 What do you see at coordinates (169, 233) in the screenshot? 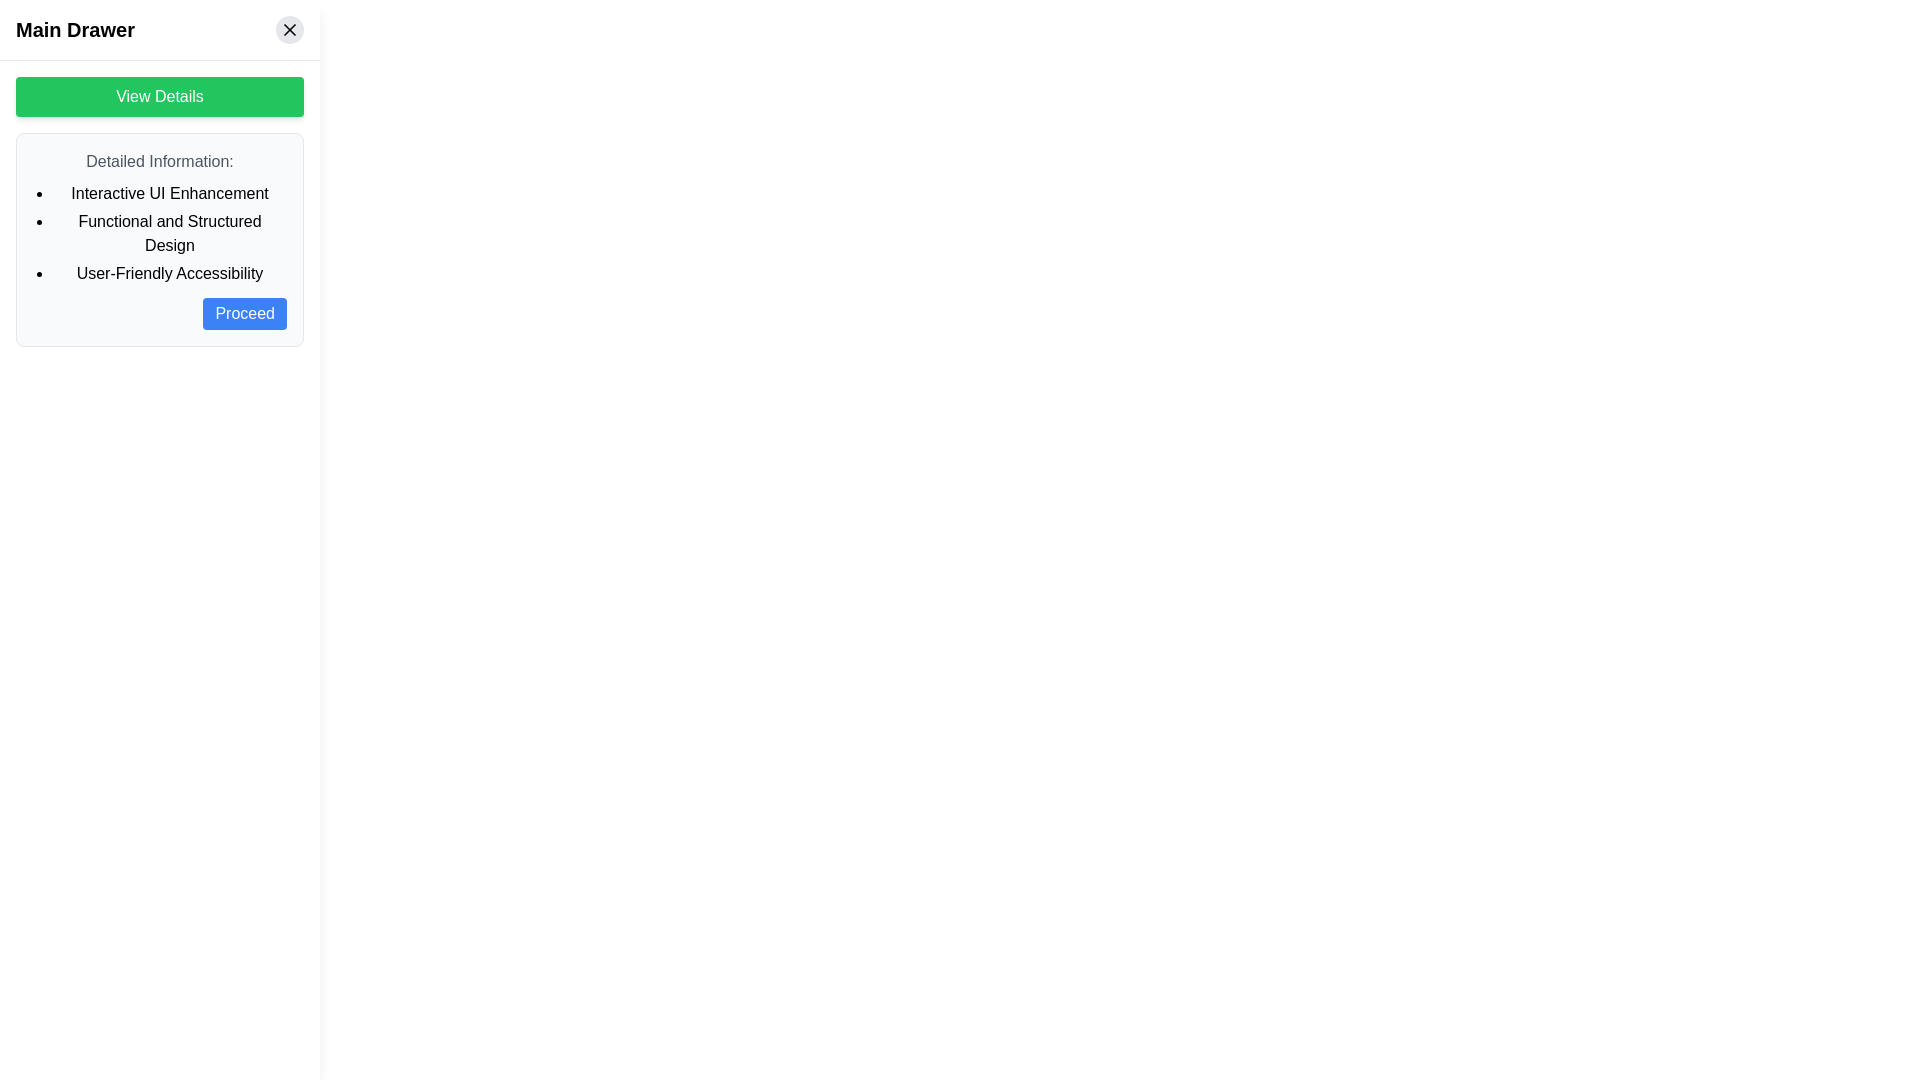
I see `the static text item displaying 'Functional and Structured Design', which is the second item in a bulleted list within the 'Detailed Information' section` at bounding box center [169, 233].